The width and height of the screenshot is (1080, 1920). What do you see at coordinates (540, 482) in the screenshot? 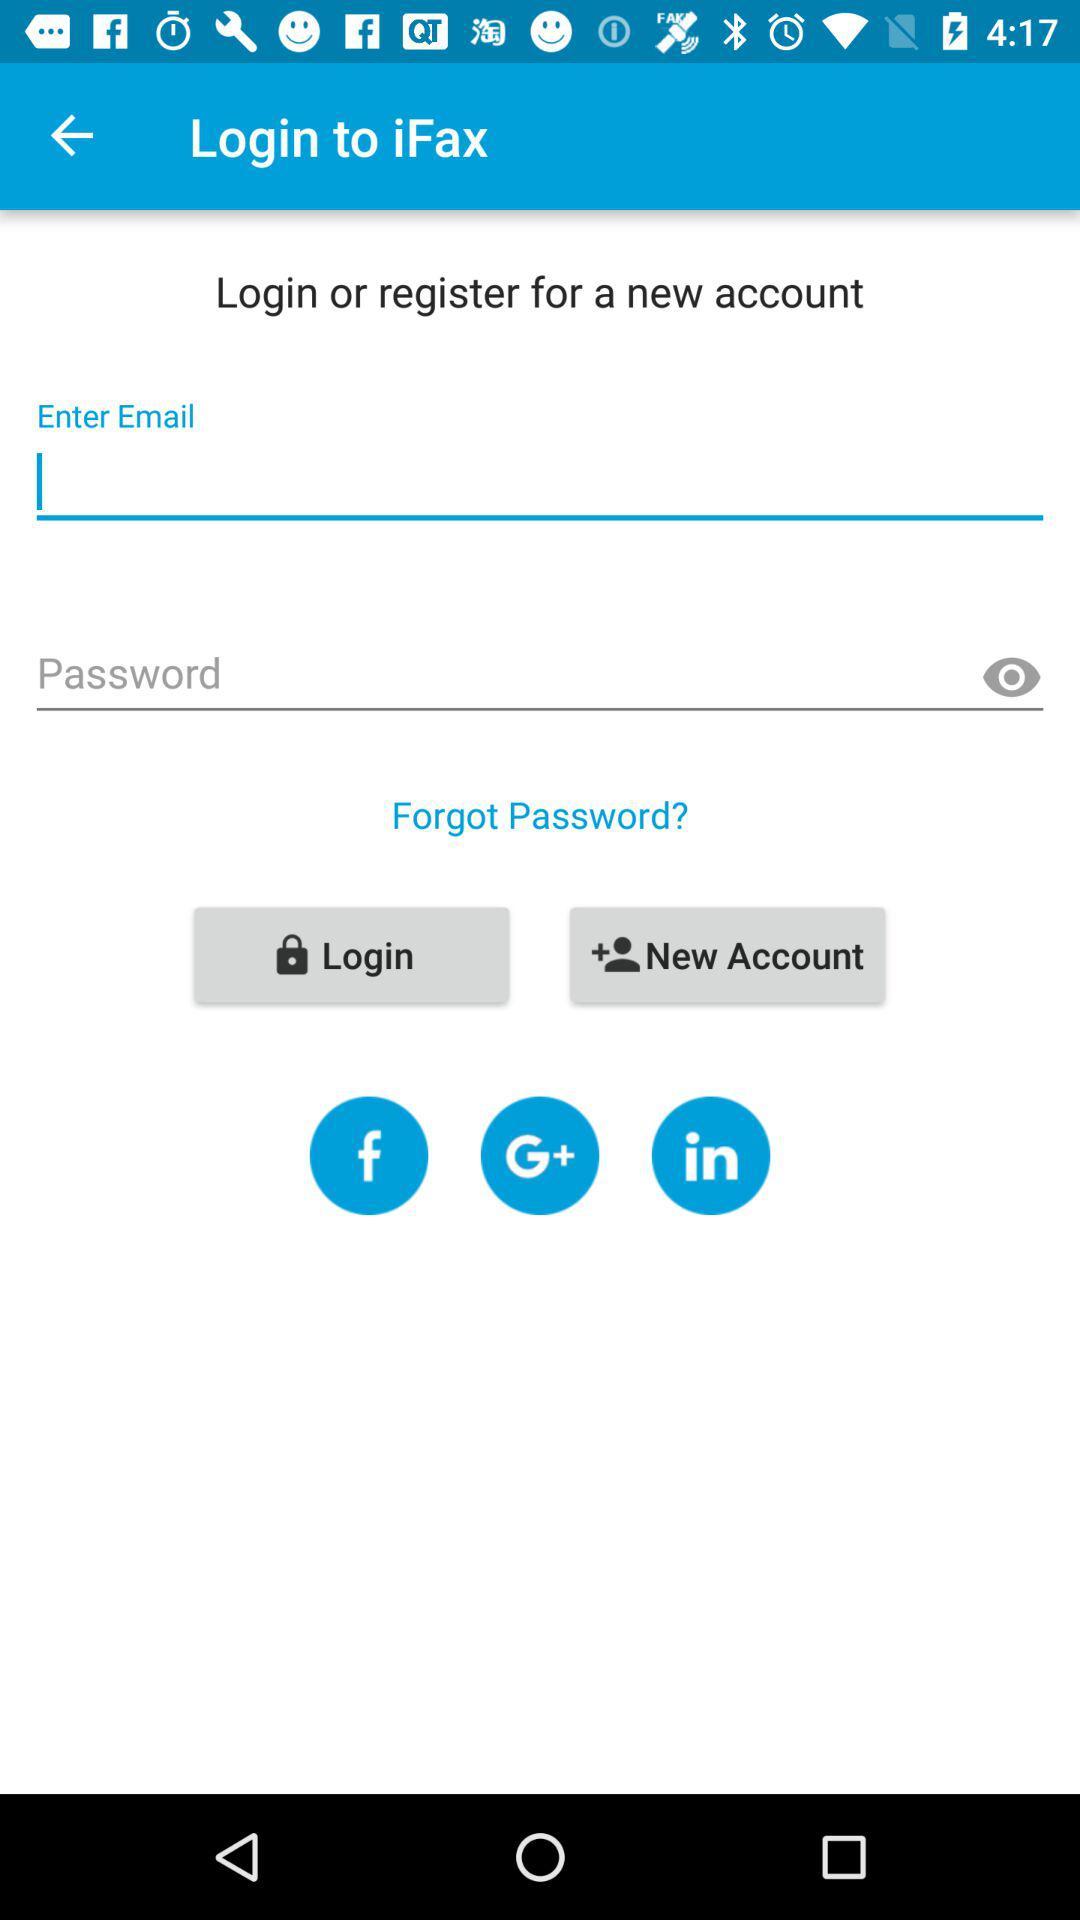
I see `bring up keyboard to enter email` at bounding box center [540, 482].